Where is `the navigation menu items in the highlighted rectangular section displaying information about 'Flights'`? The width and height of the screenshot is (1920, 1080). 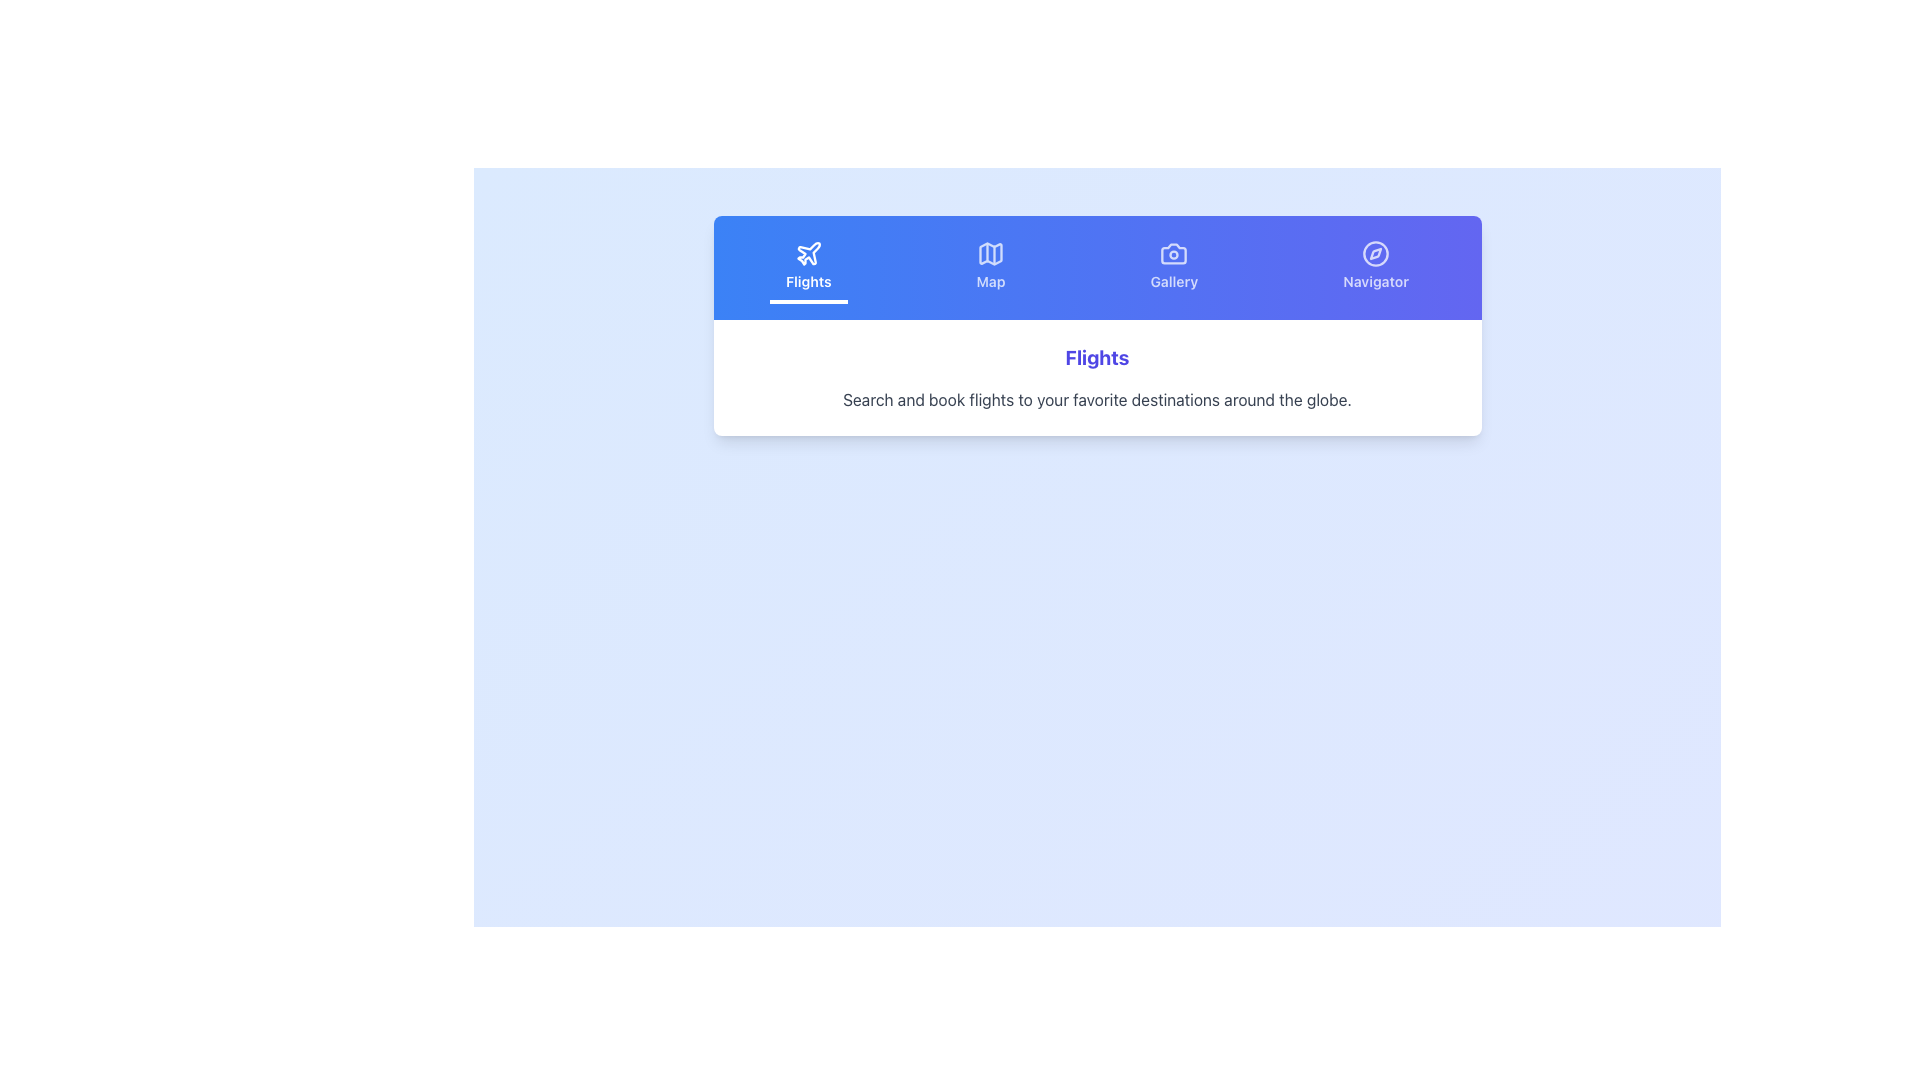 the navigation menu items in the highlighted rectangular section displaying information about 'Flights' is located at coordinates (1096, 325).